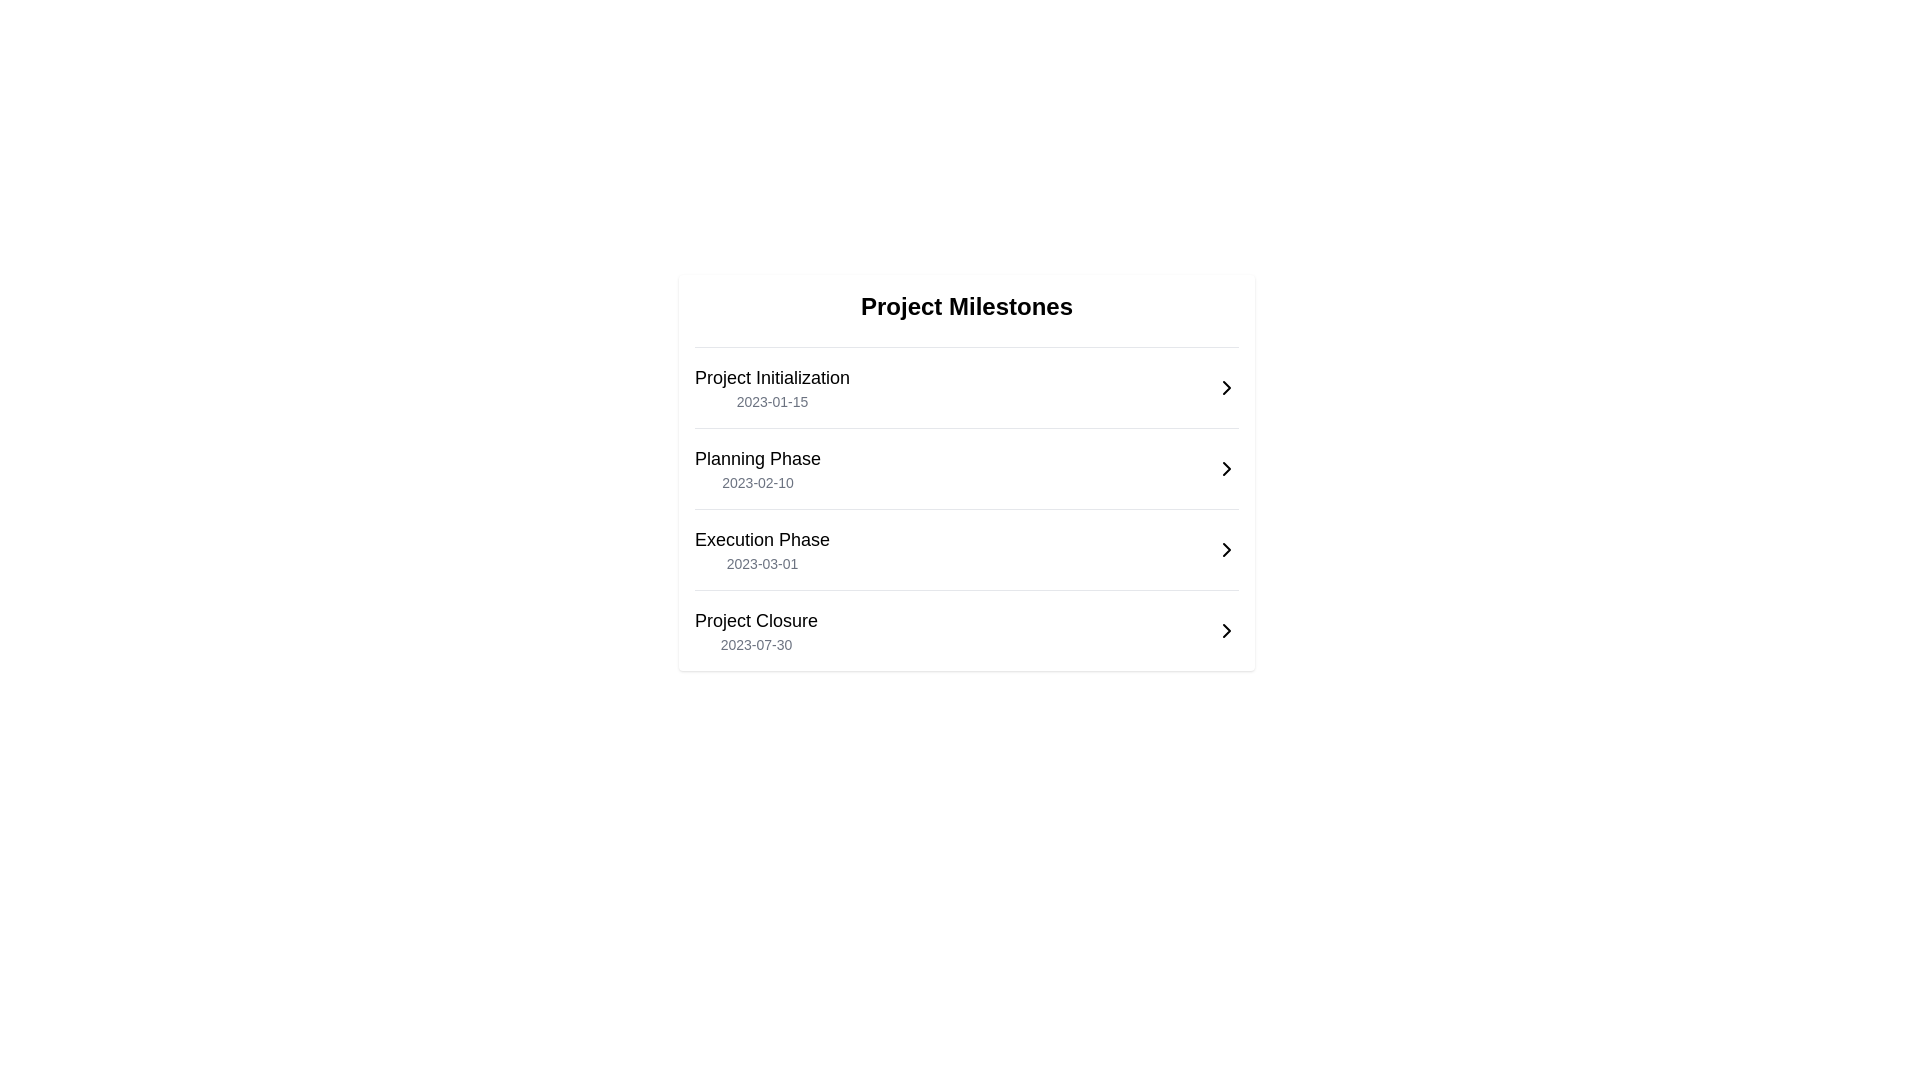 This screenshot has width=1920, height=1080. I want to click on text label for the milestone 'Project Closure', which is located in the fourth row of the 'Project Milestones' list, above the date '2023-07-30', so click(755, 620).